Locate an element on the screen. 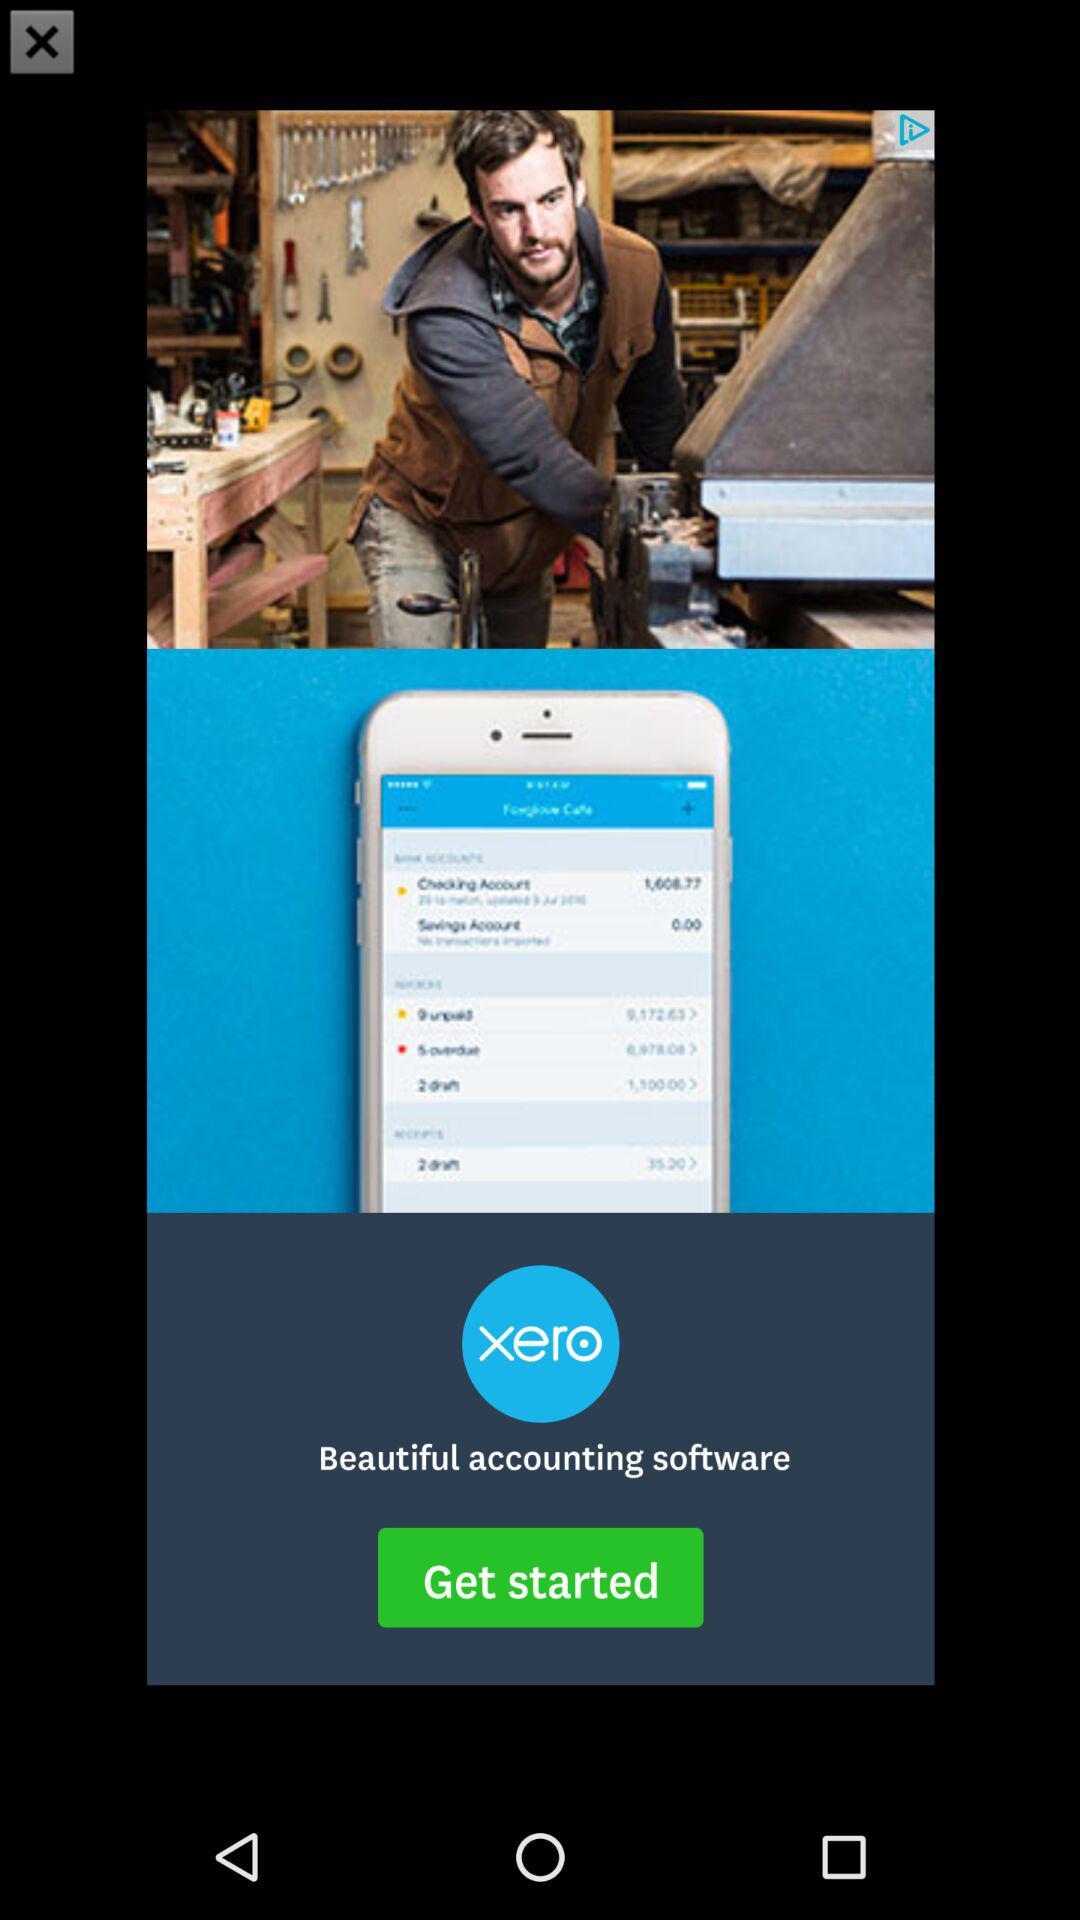  the close icon is located at coordinates (42, 44).